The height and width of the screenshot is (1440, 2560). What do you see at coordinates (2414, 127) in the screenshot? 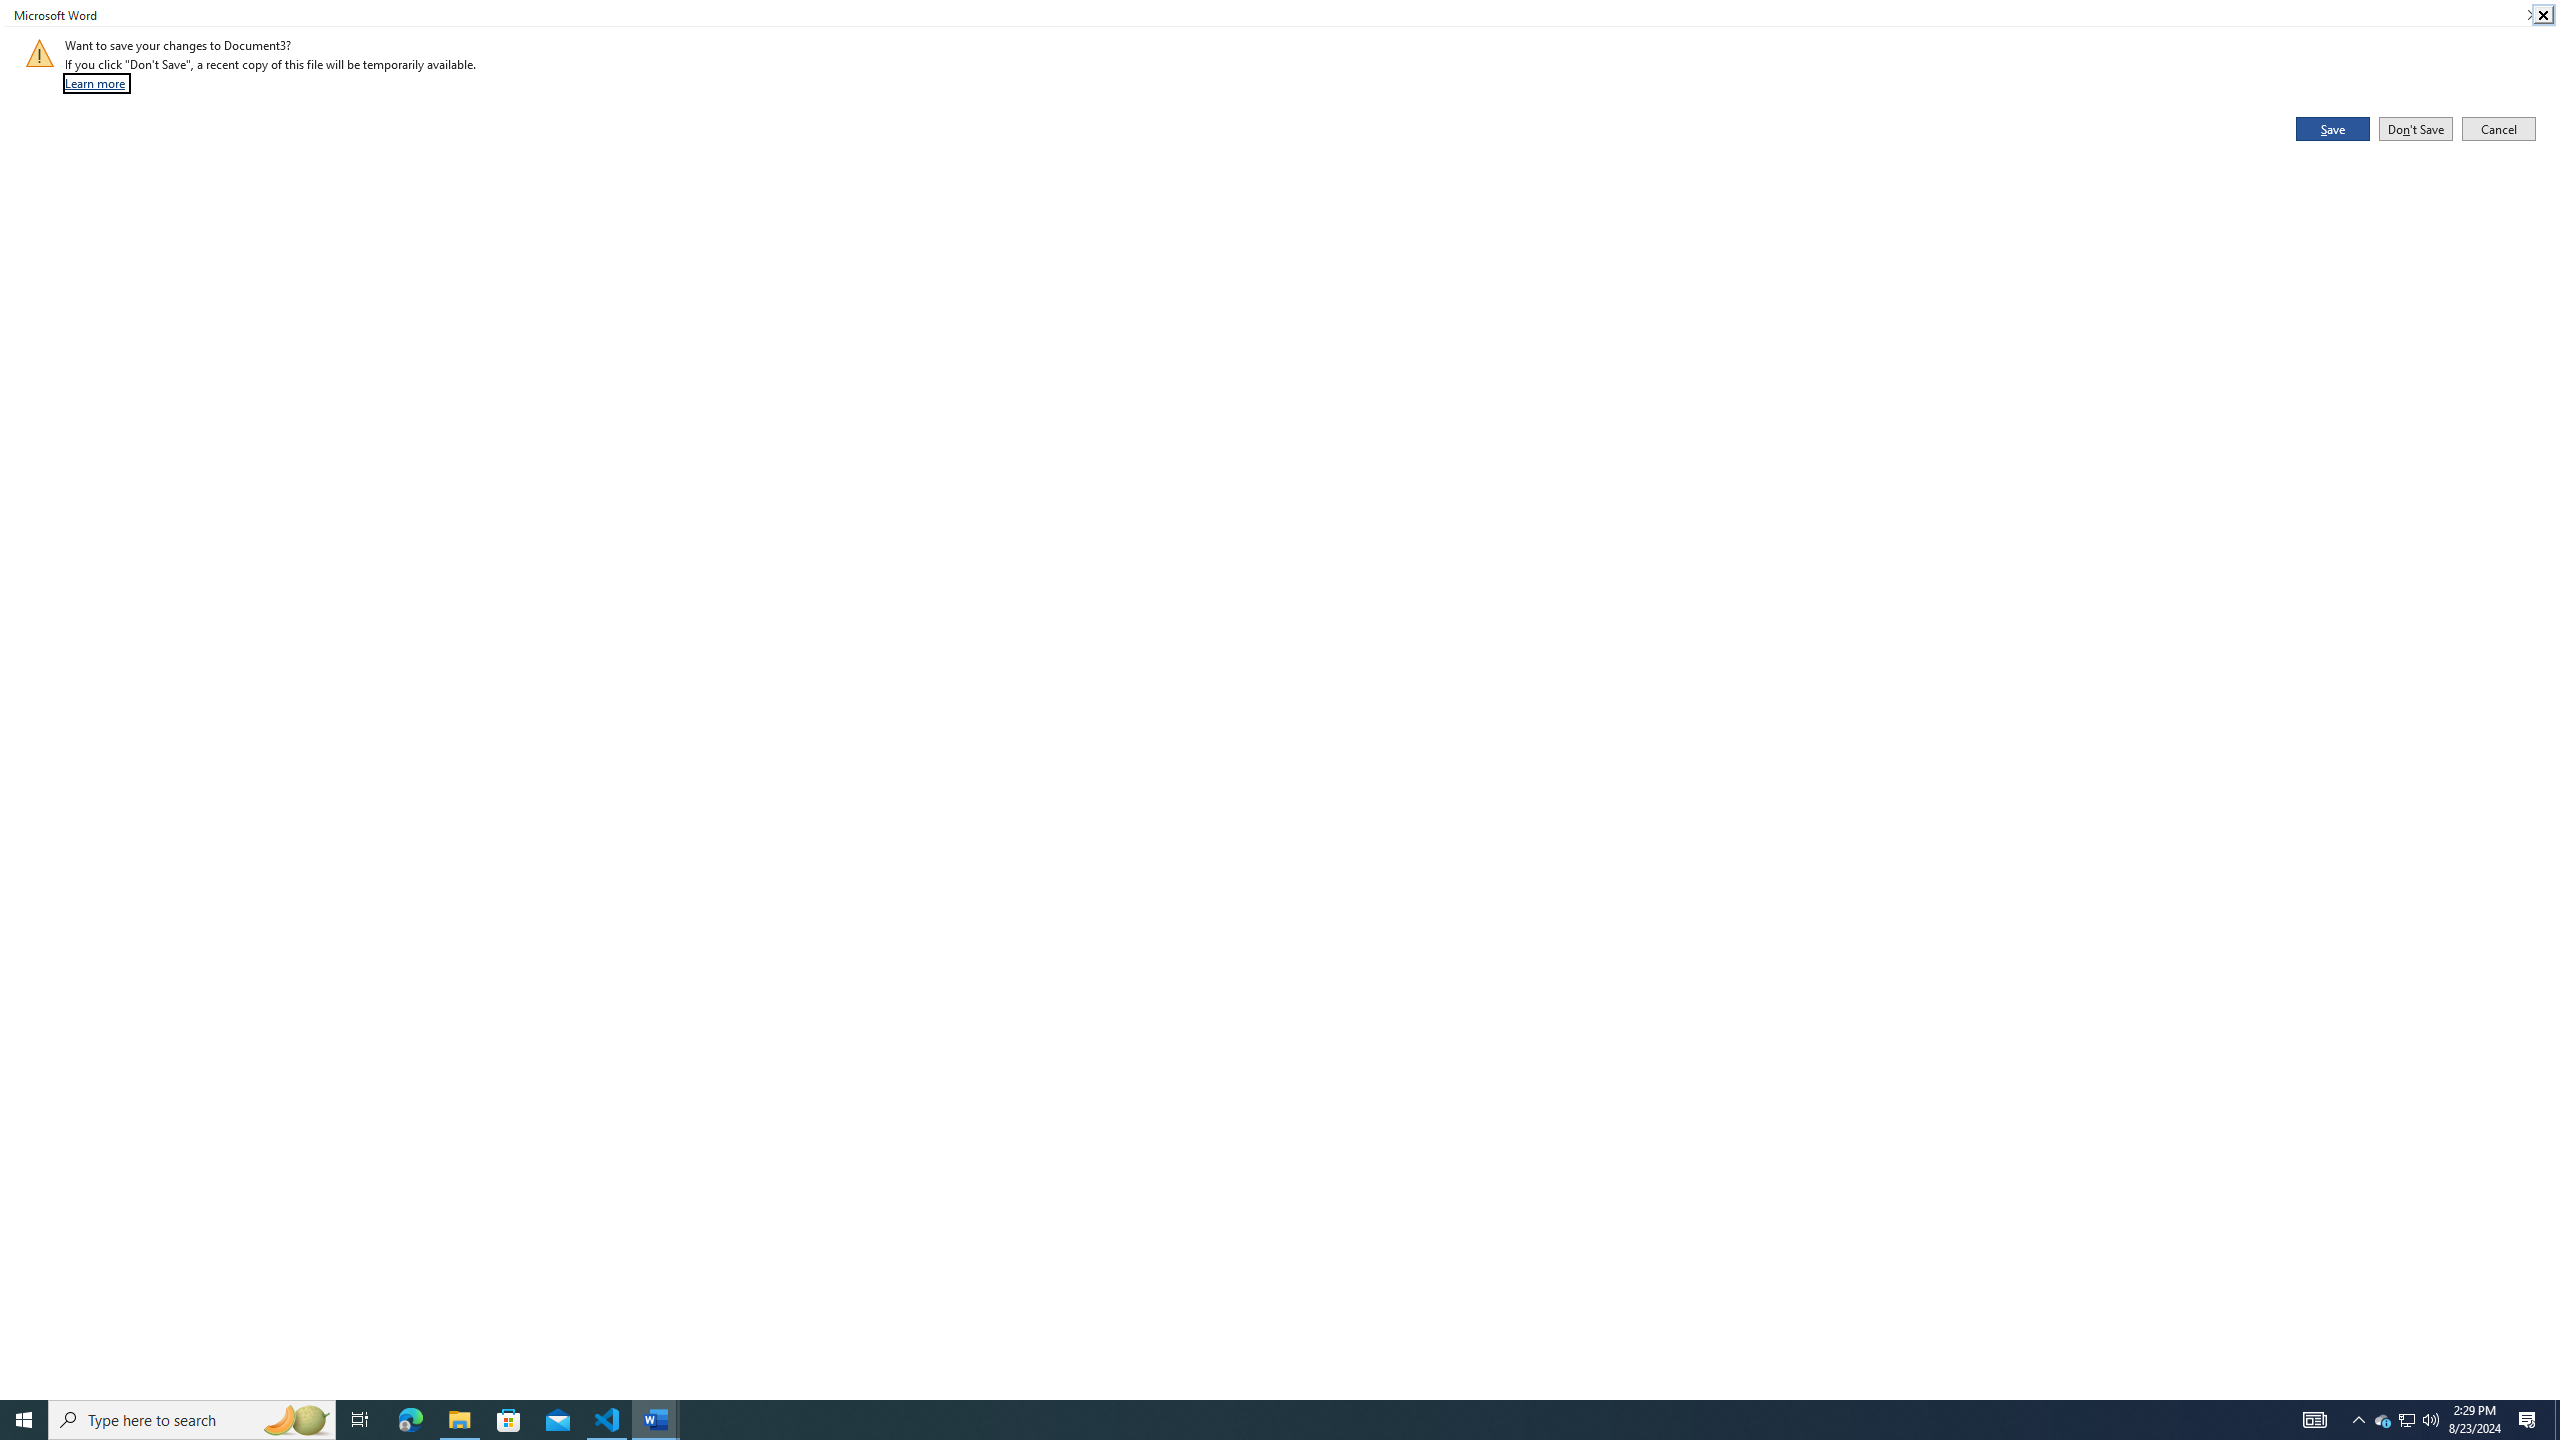
I see `'Don'` at bounding box center [2414, 127].